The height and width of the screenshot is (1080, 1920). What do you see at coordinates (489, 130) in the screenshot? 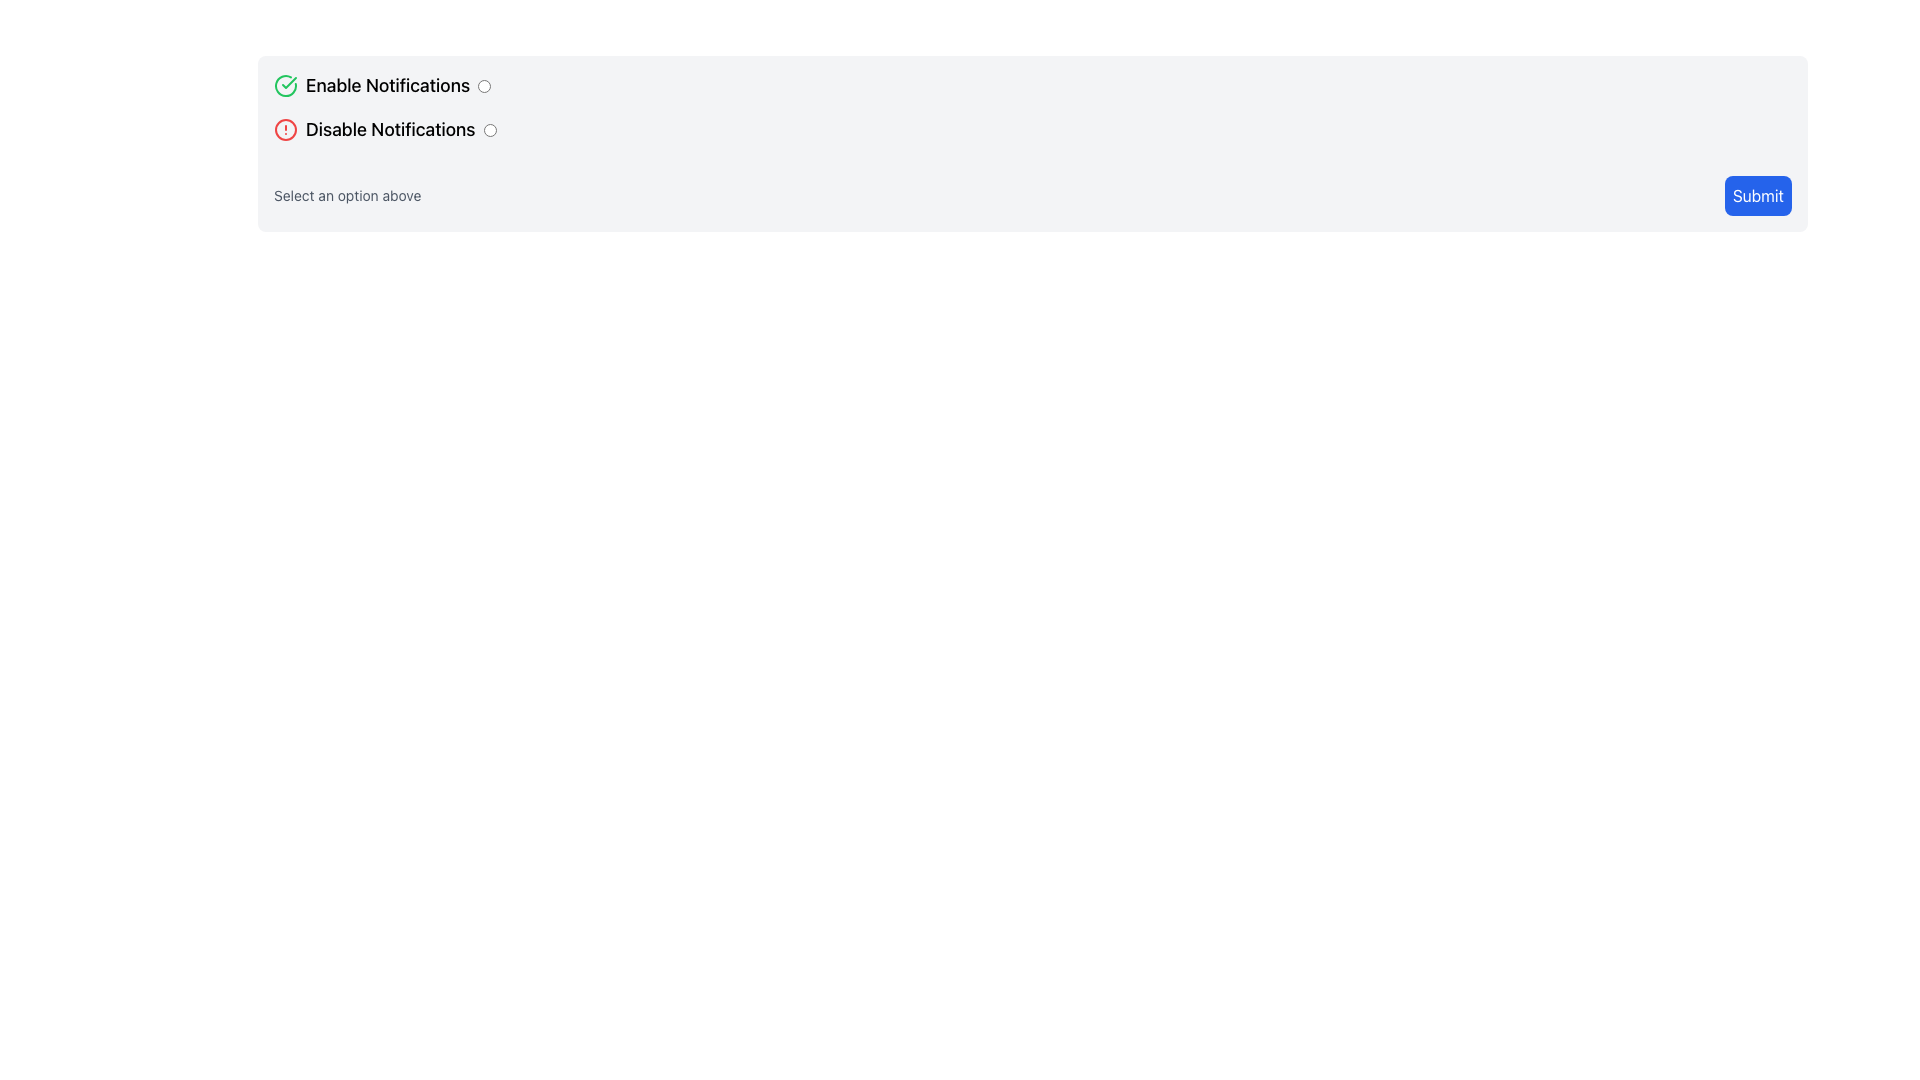
I see `the 'Disable Notifications' radio button` at bounding box center [489, 130].